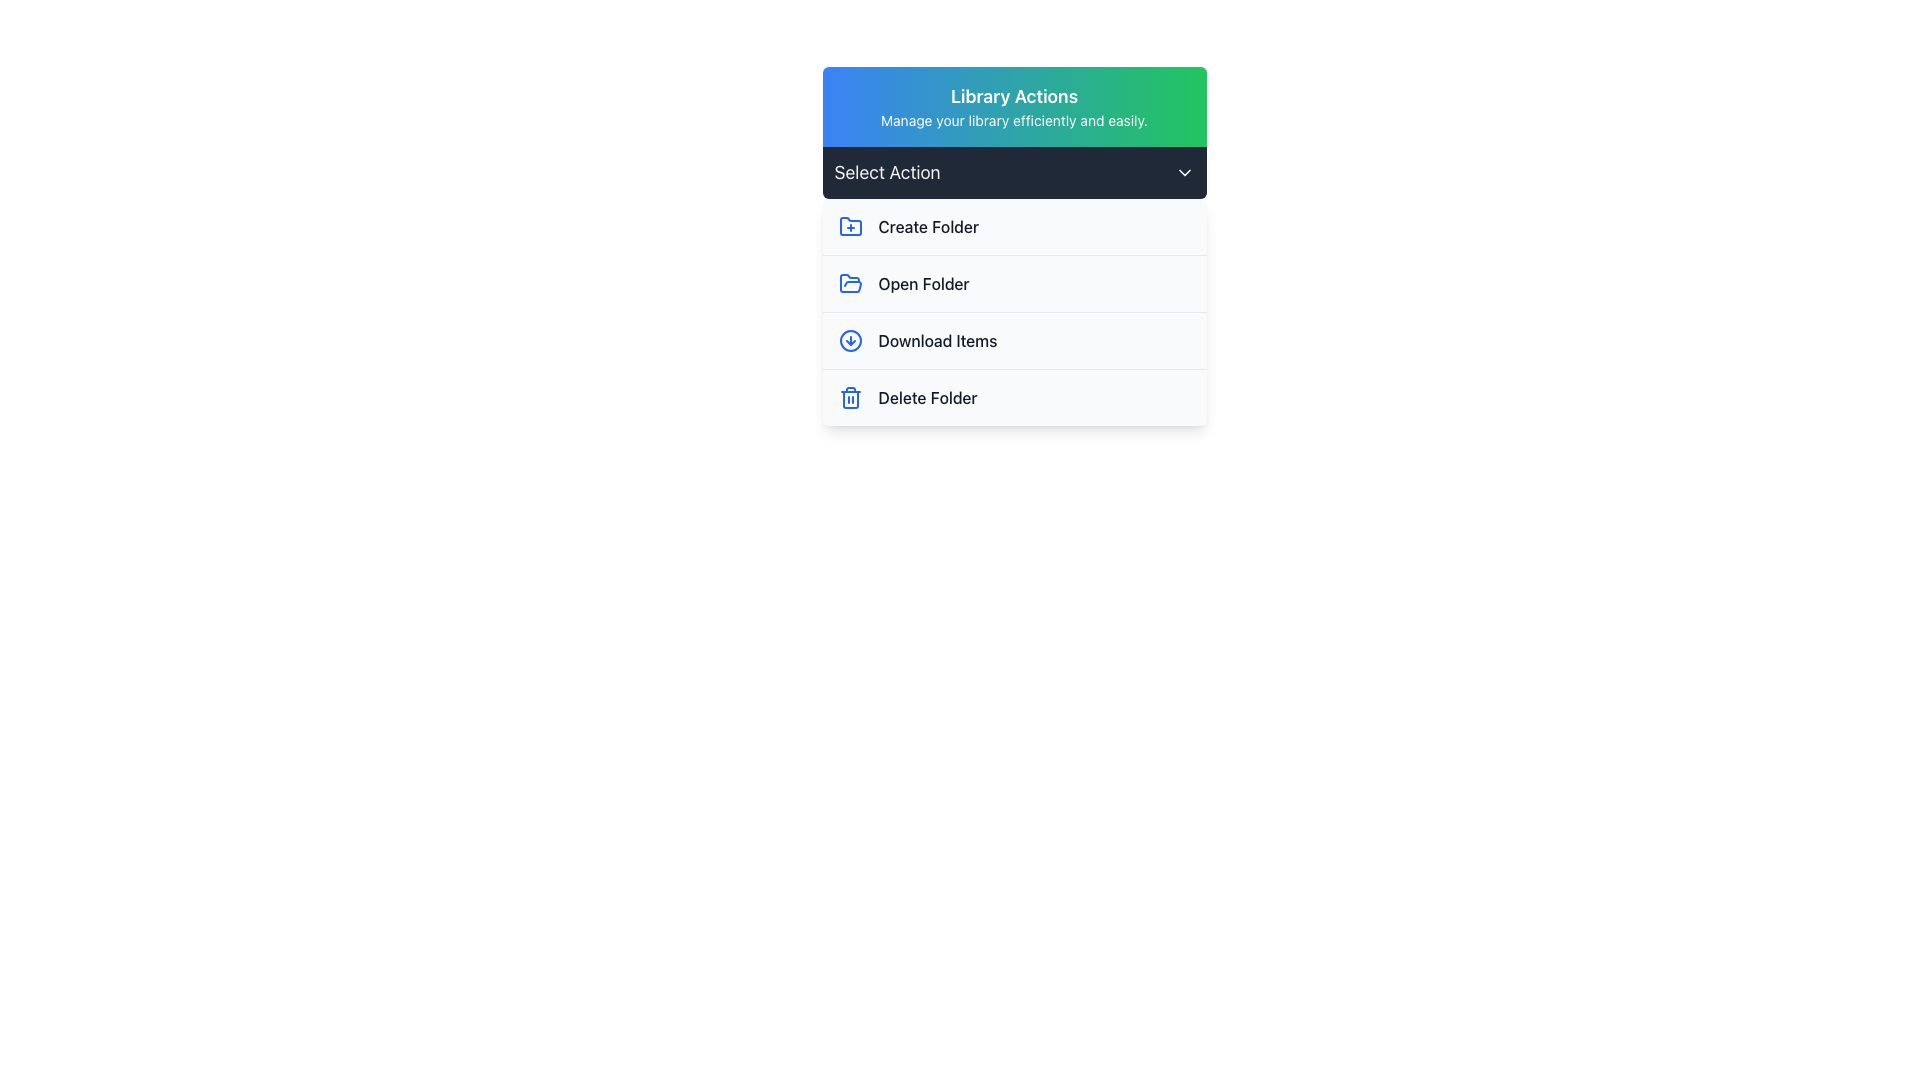 The image size is (1920, 1080). What do you see at coordinates (1014, 397) in the screenshot?
I see `the delete folder button located below 'Download Items' in the dropdown interface` at bounding box center [1014, 397].